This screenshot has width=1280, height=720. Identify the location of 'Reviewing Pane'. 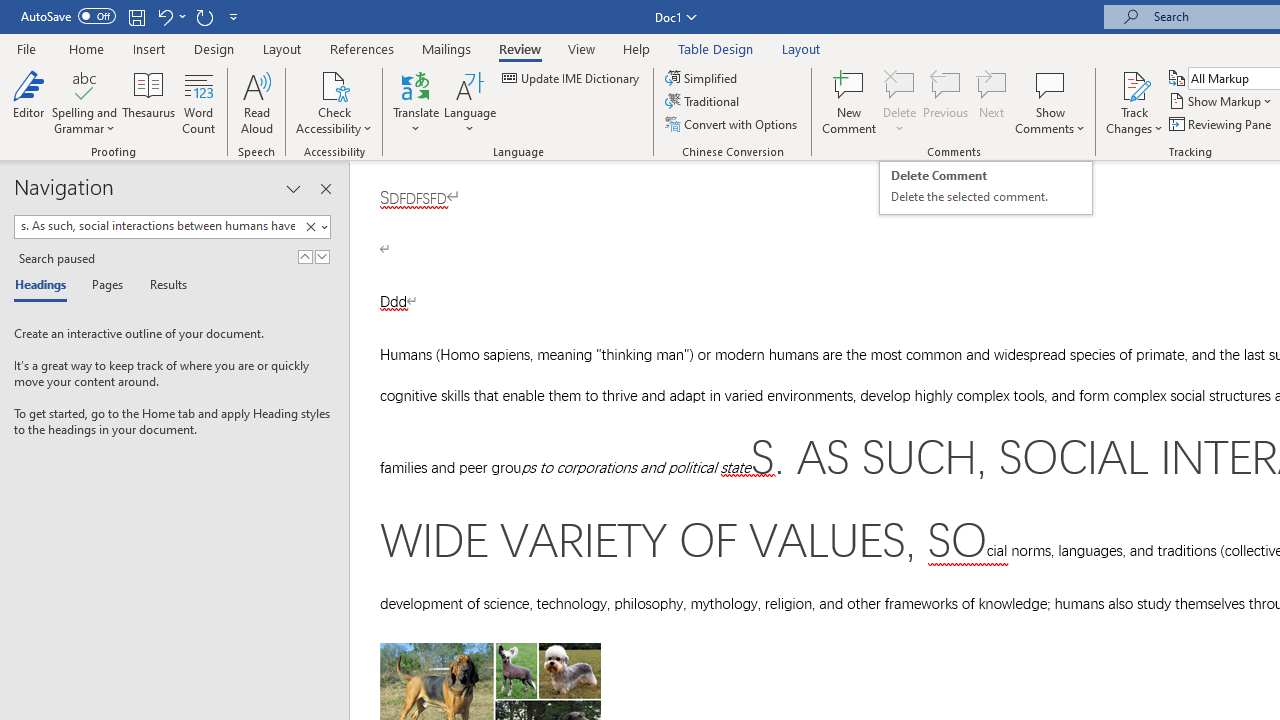
(1220, 124).